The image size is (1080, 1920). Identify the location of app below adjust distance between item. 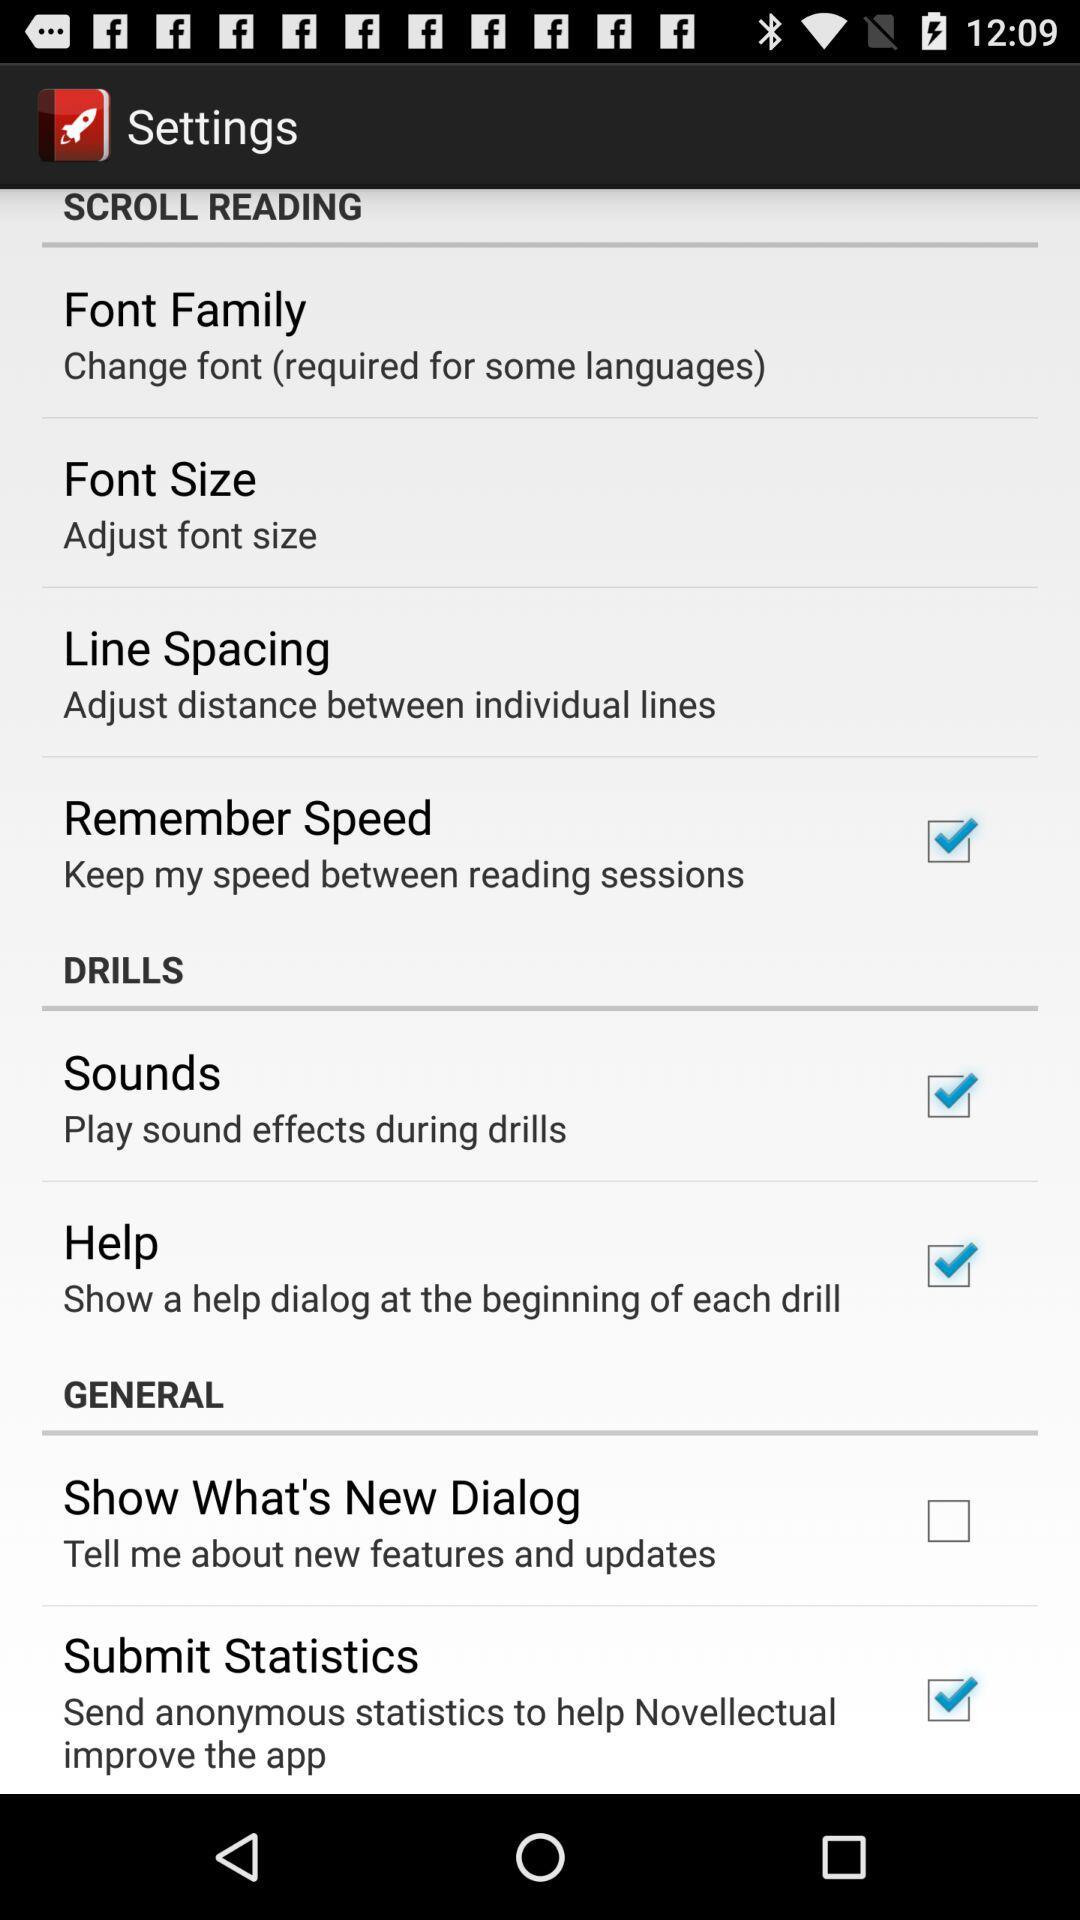
(247, 816).